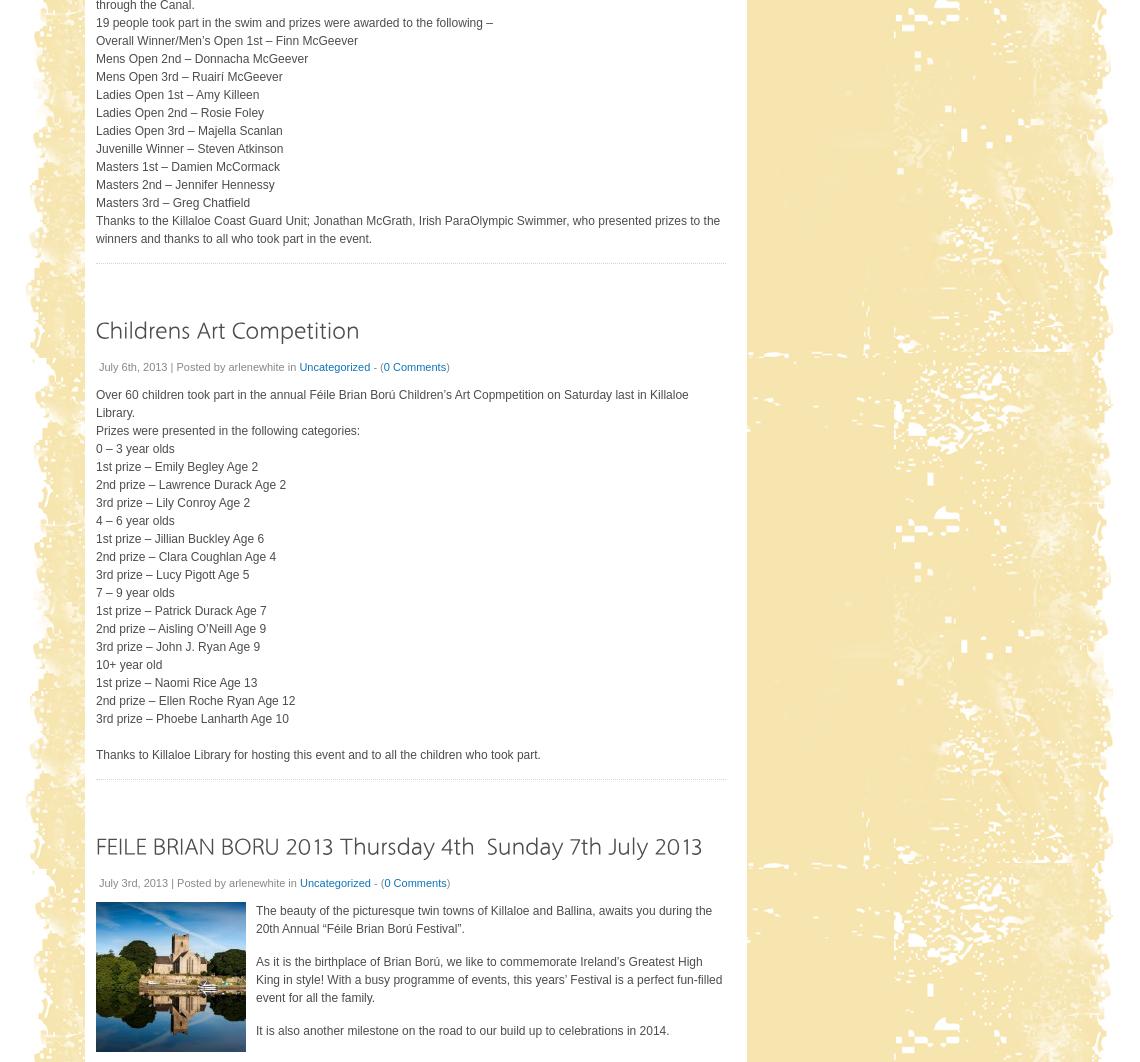 The width and height of the screenshot is (1140, 1062). I want to click on 'Masters 1st – Damien McCormack', so click(94, 165).